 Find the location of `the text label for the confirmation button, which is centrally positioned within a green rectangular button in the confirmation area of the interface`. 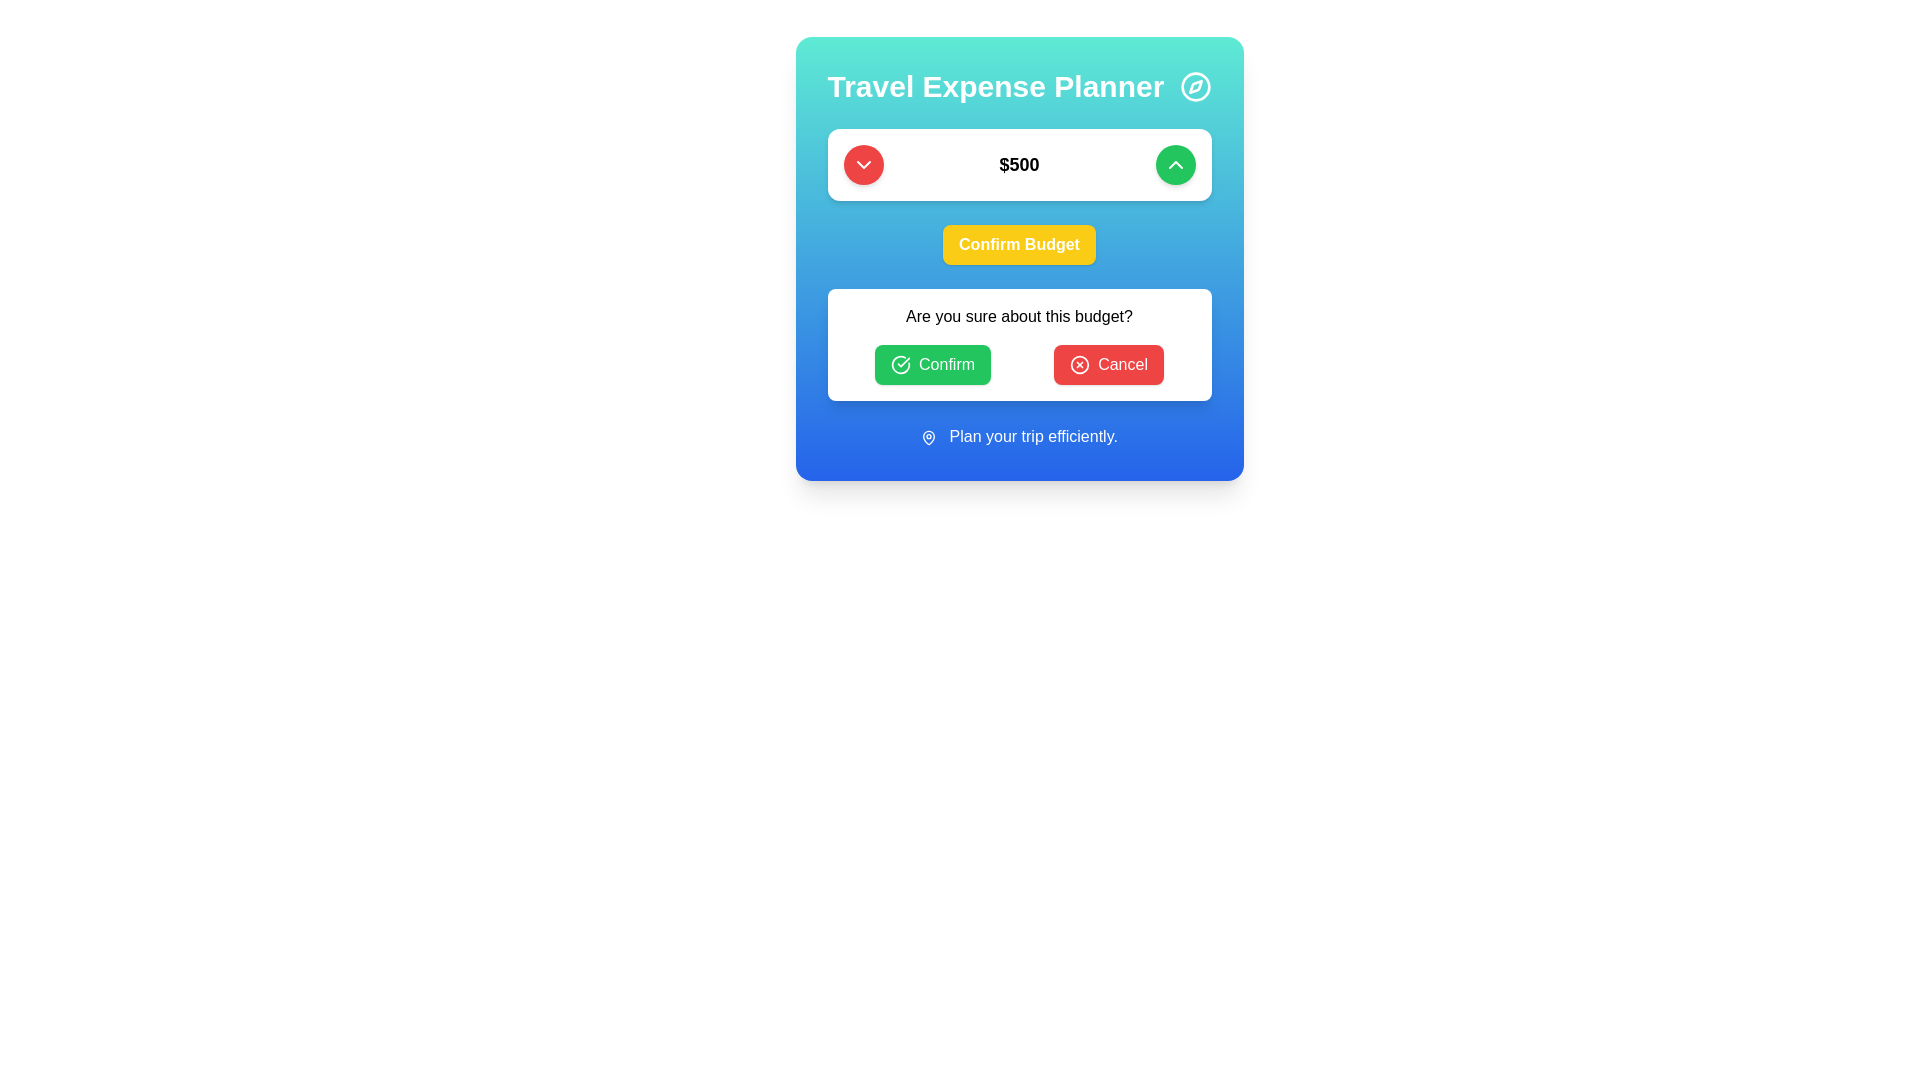

the text label for the confirmation button, which is centrally positioned within a green rectangular button in the confirmation area of the interface is located at coordinates (945, 365).